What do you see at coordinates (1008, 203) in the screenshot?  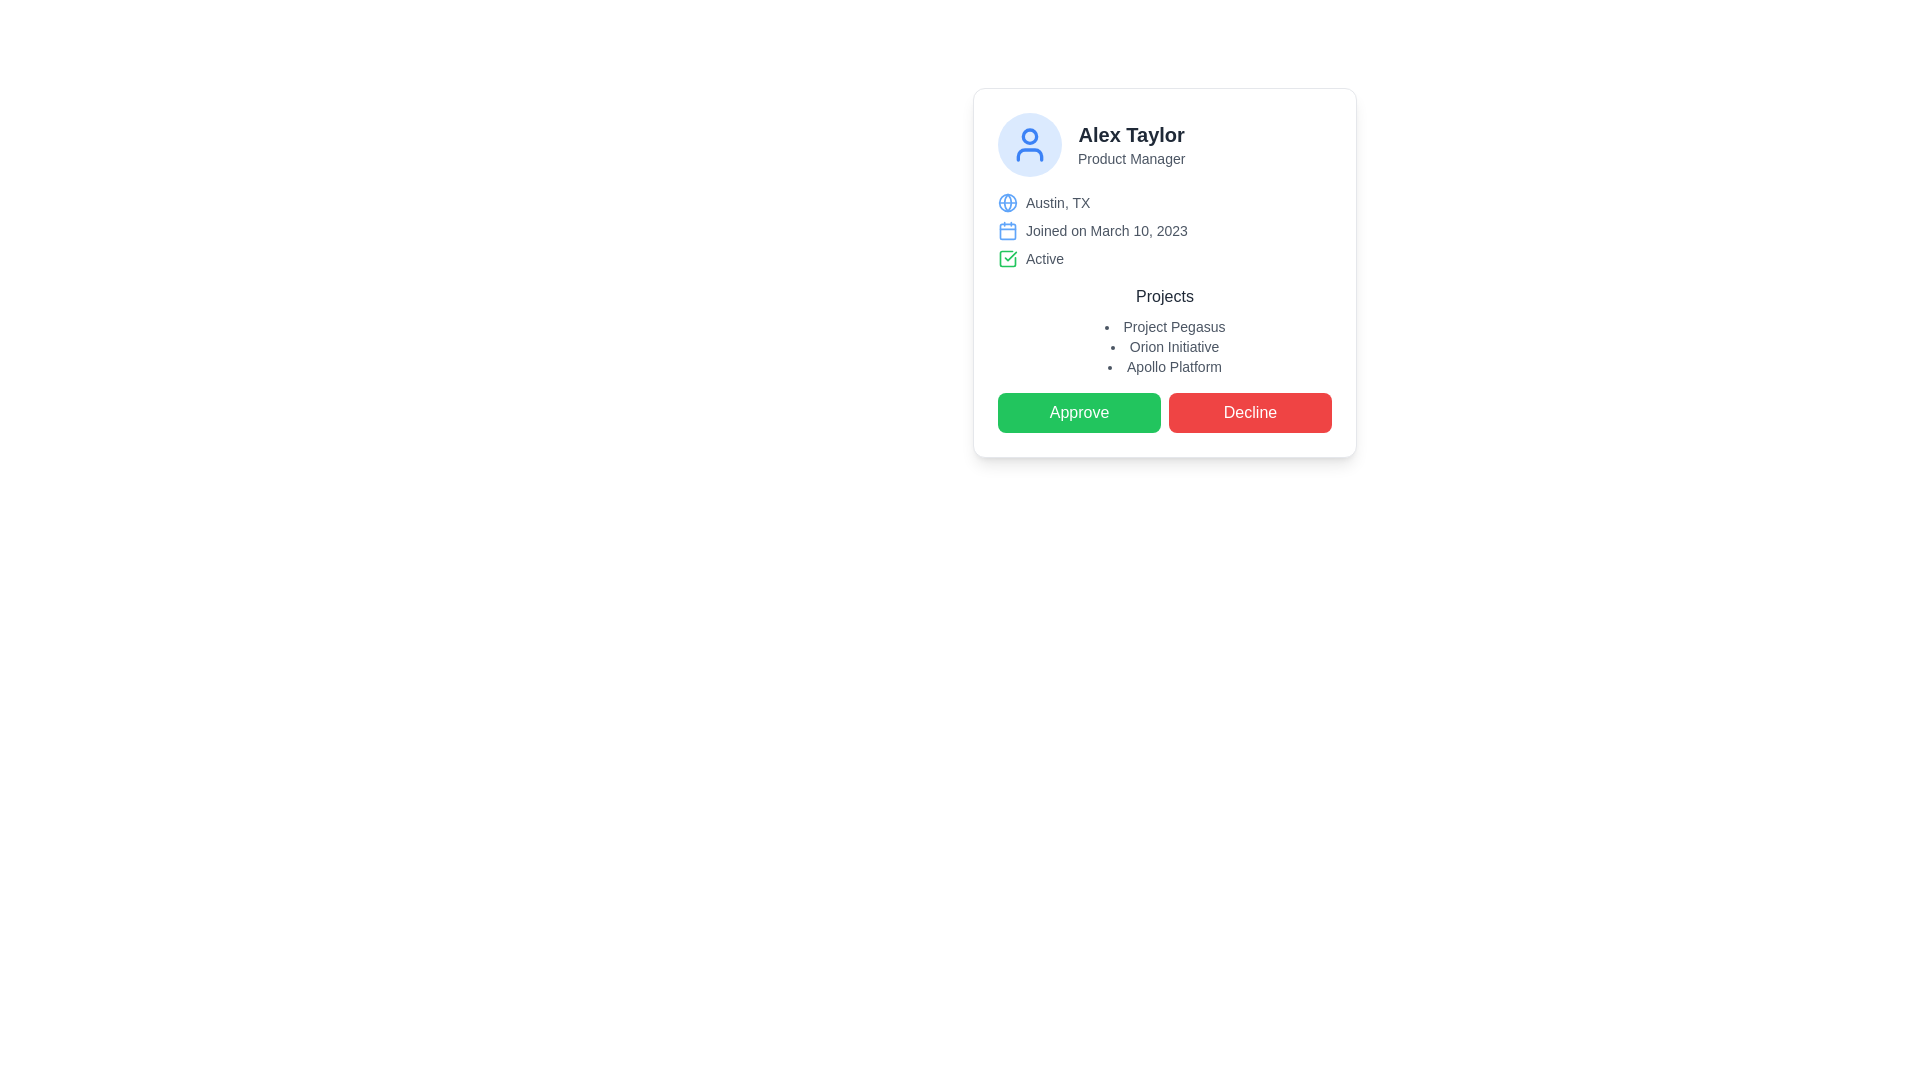 I see `the inner circle of the globe icon located to the left of the 'Austin, TX' text in the detailed user card` at bounding box center [1008, 203].